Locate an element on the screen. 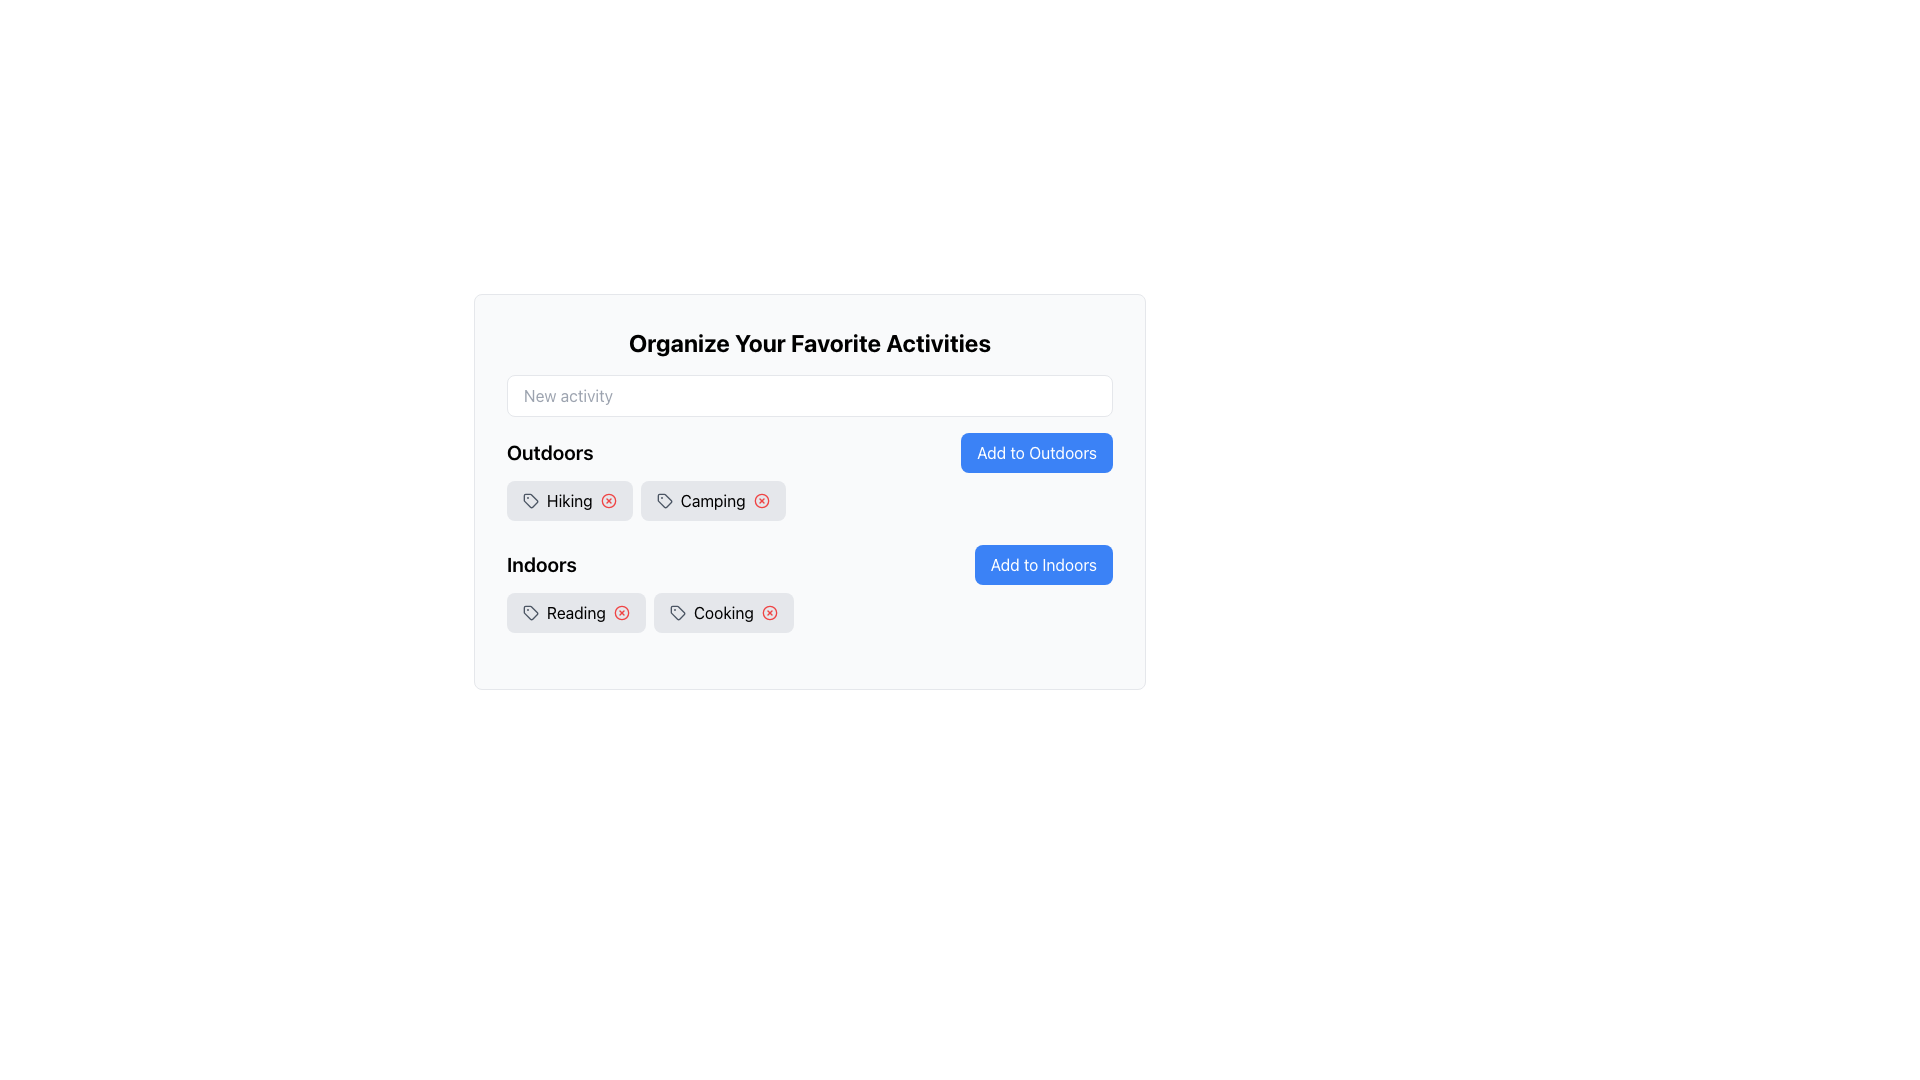 The height and width of the screenshot is (1080, 1920). the vector graphic representing the tag icon next to the 'Camping' text under the 'Outdoors' category is located at coordinates (664, 500).